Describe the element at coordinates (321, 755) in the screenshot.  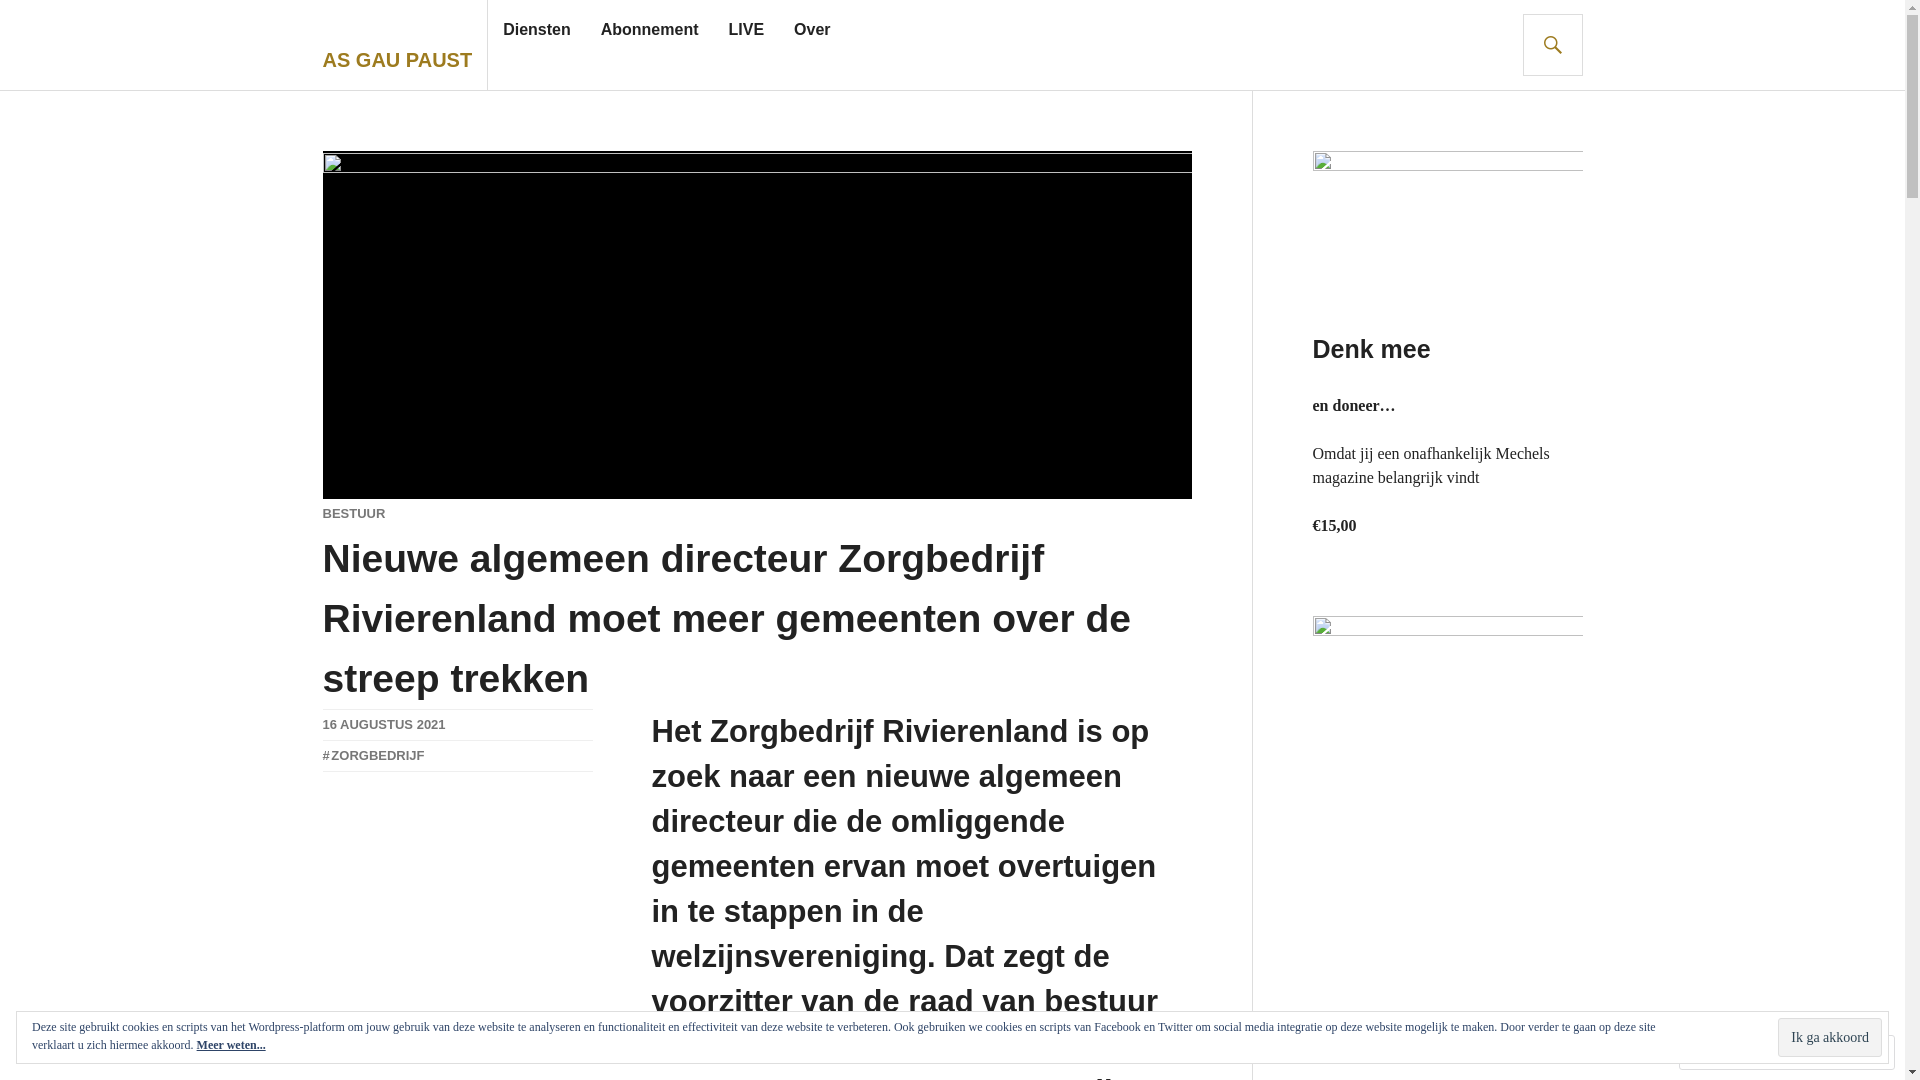
I see `'ZORGBEDRIJF'` at that location.